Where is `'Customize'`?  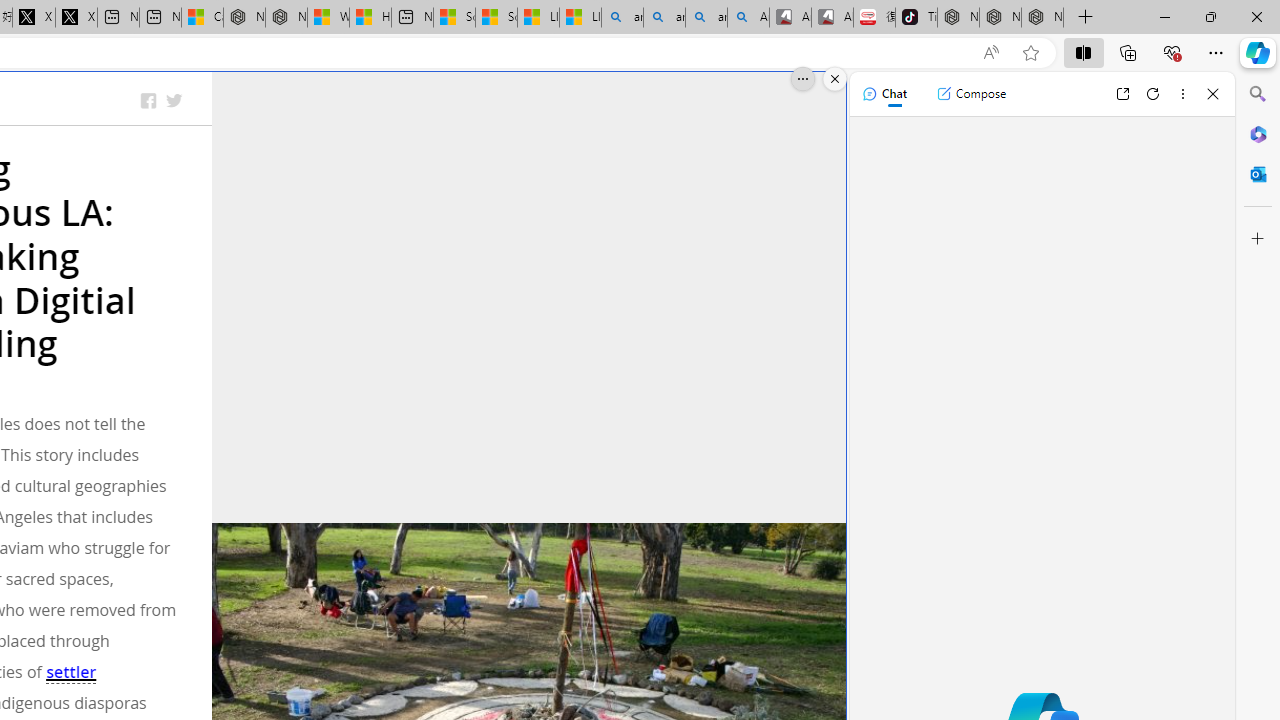
'Customize' is located at coordinates (1257, 238).